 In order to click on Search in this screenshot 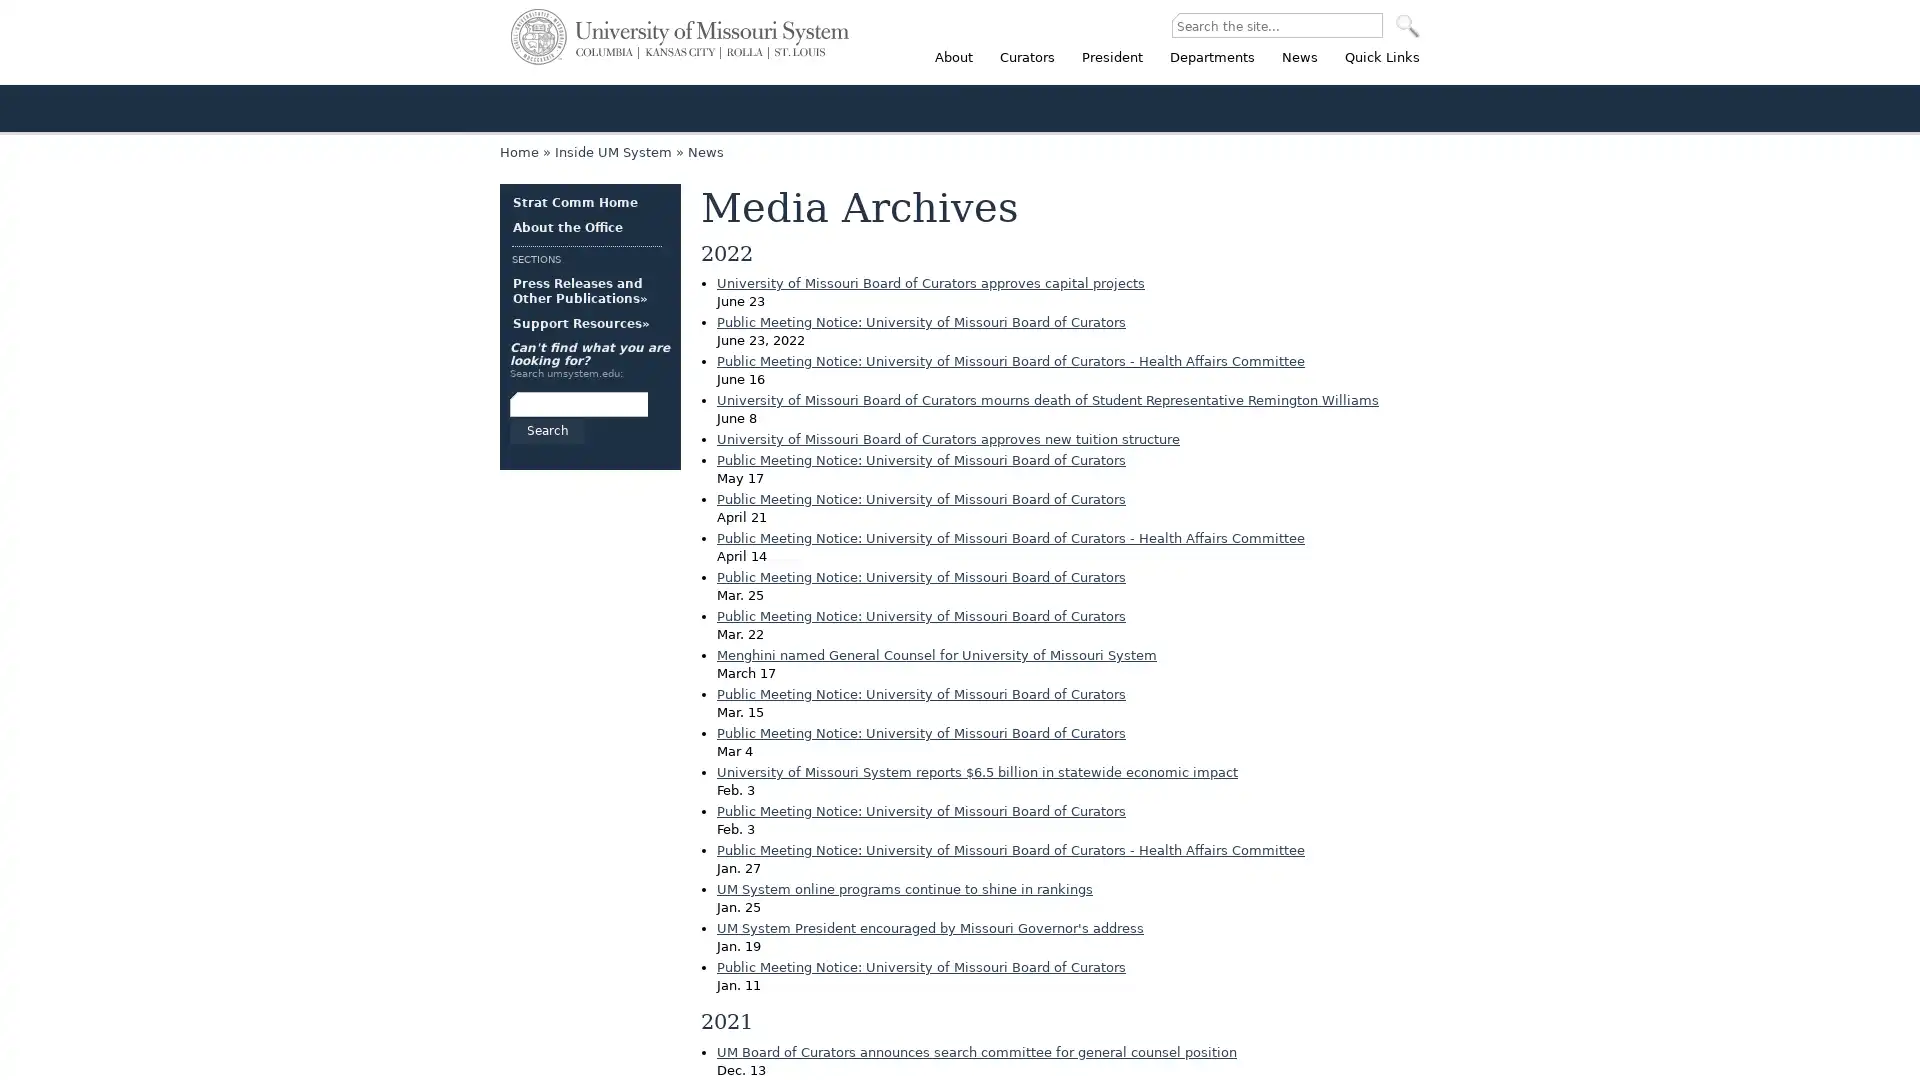, I will do `click(547, 429)`.